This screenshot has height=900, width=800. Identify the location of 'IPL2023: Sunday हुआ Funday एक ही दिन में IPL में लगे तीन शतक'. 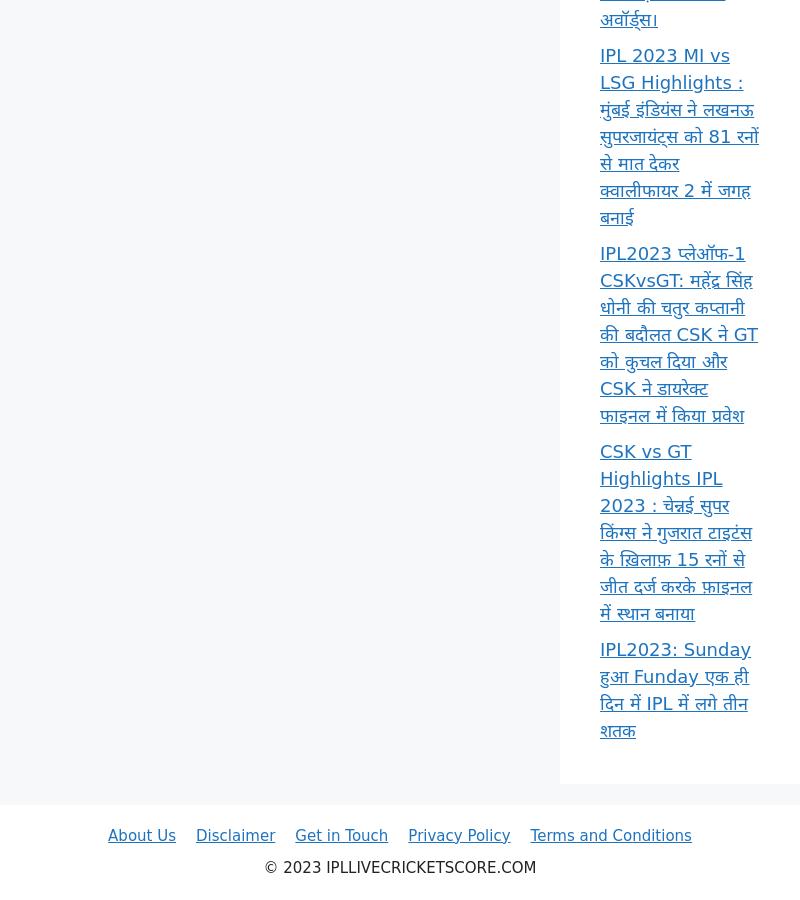
(675, 688).